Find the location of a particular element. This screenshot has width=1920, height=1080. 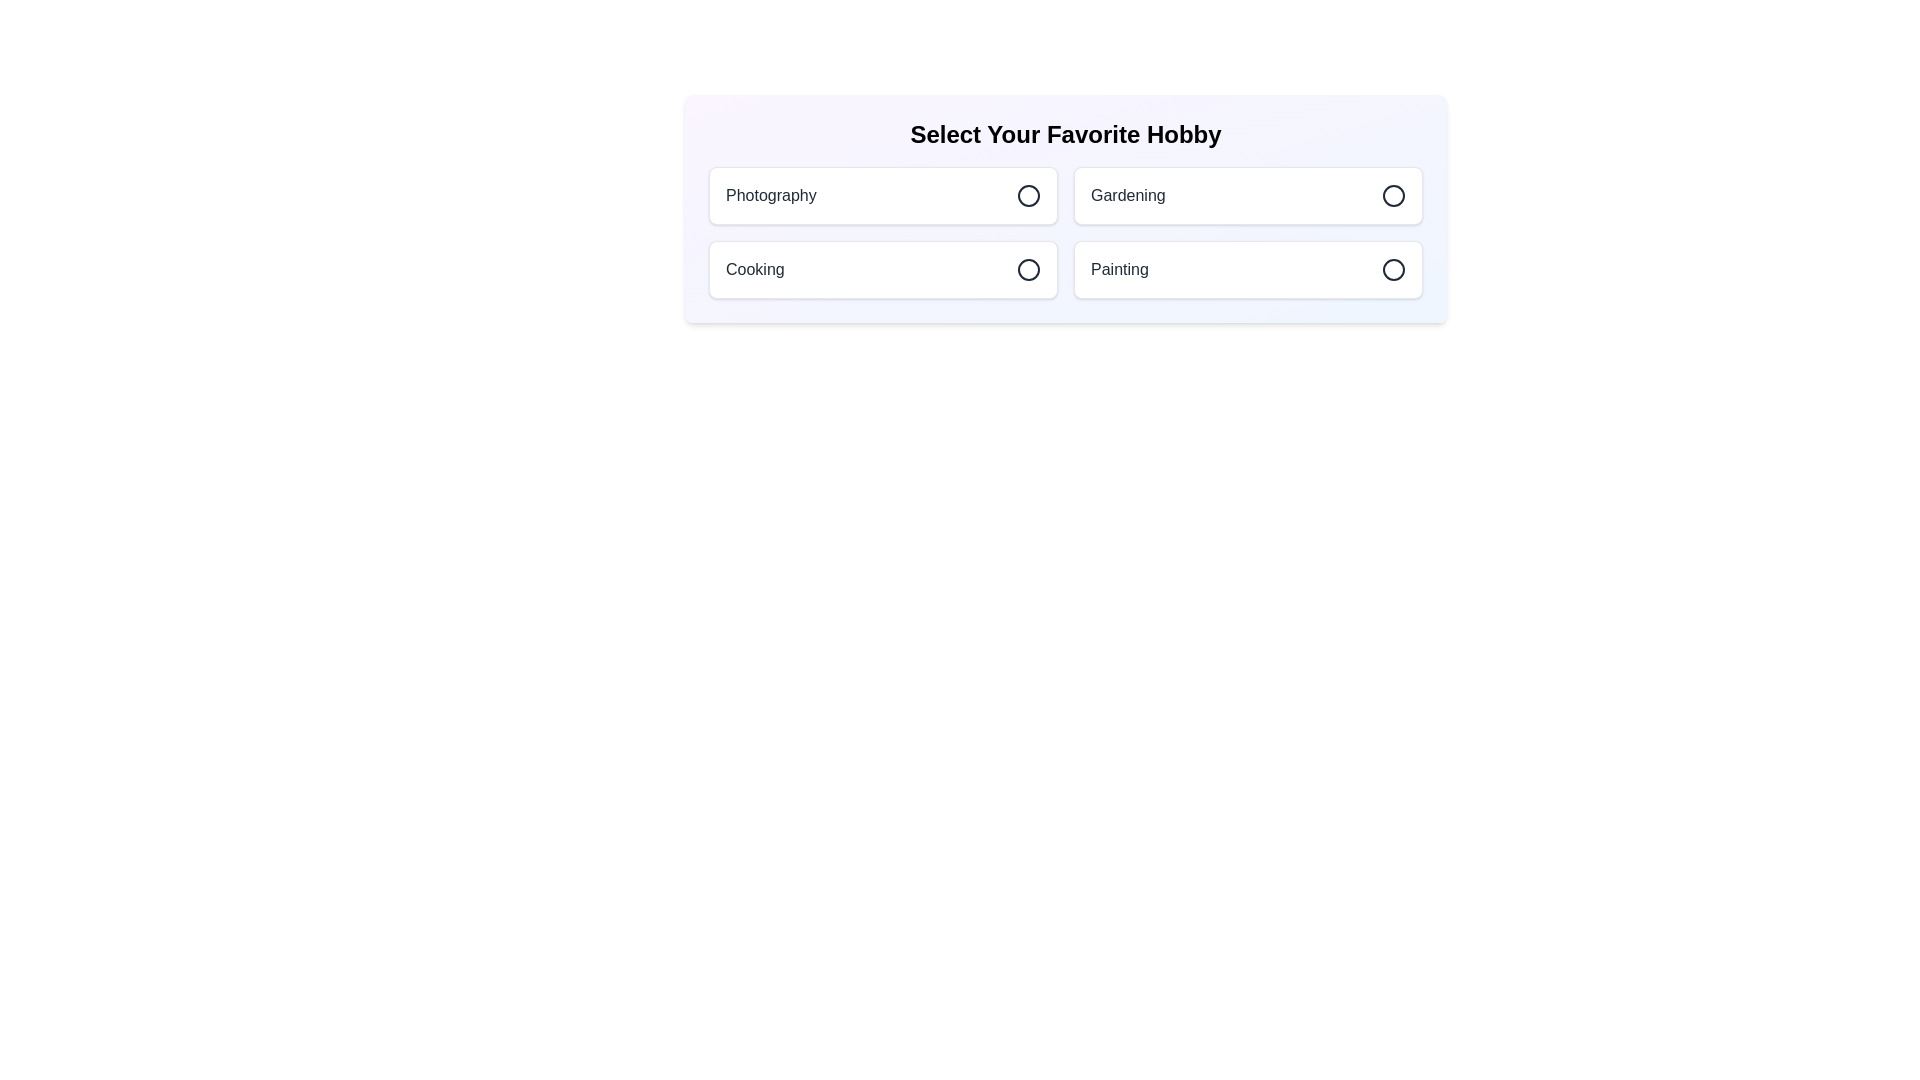

the selection indicator (radio button style) located to the right of the 'Photography' text in the 'Select Your Favorite Hobby' section, which is a circular, outlined icon filled in the center is located at coordinates (1028, 196).